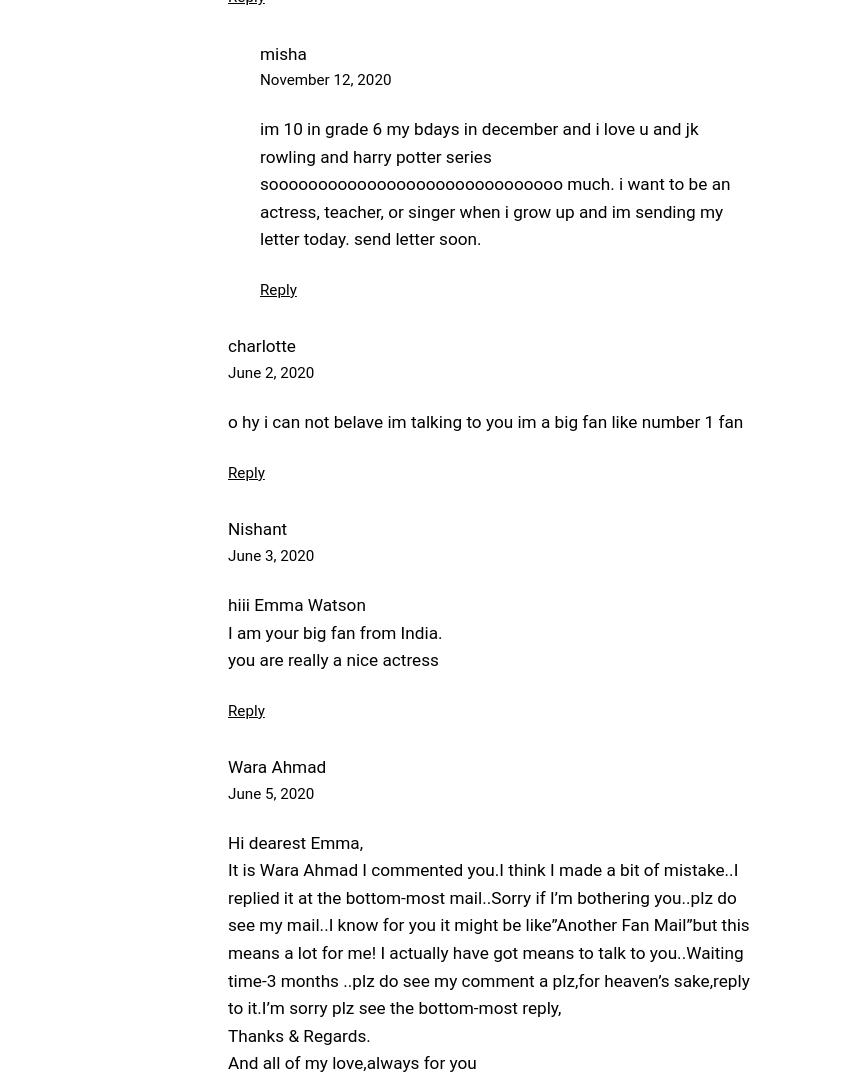 The height and width of the screenshot is (1074, 850). Describe the element at coordinates (488, 938) in the screenshot. I see `'It is Wara Ahmad I commented you.I think I made a bit of mistake..I replied it at the bottom-most mail..Sorry if I’m bothering you..plz do see my mail..I know for you it might be like”Another Fan Mail”but this means a lot for me! I actually have got means to talk to you..Waiting time-3 months ..plz do see my comment a plz,for heaven’s sake,reply to it.I’m sorry plz see the bottom-most reply,'` at that location.